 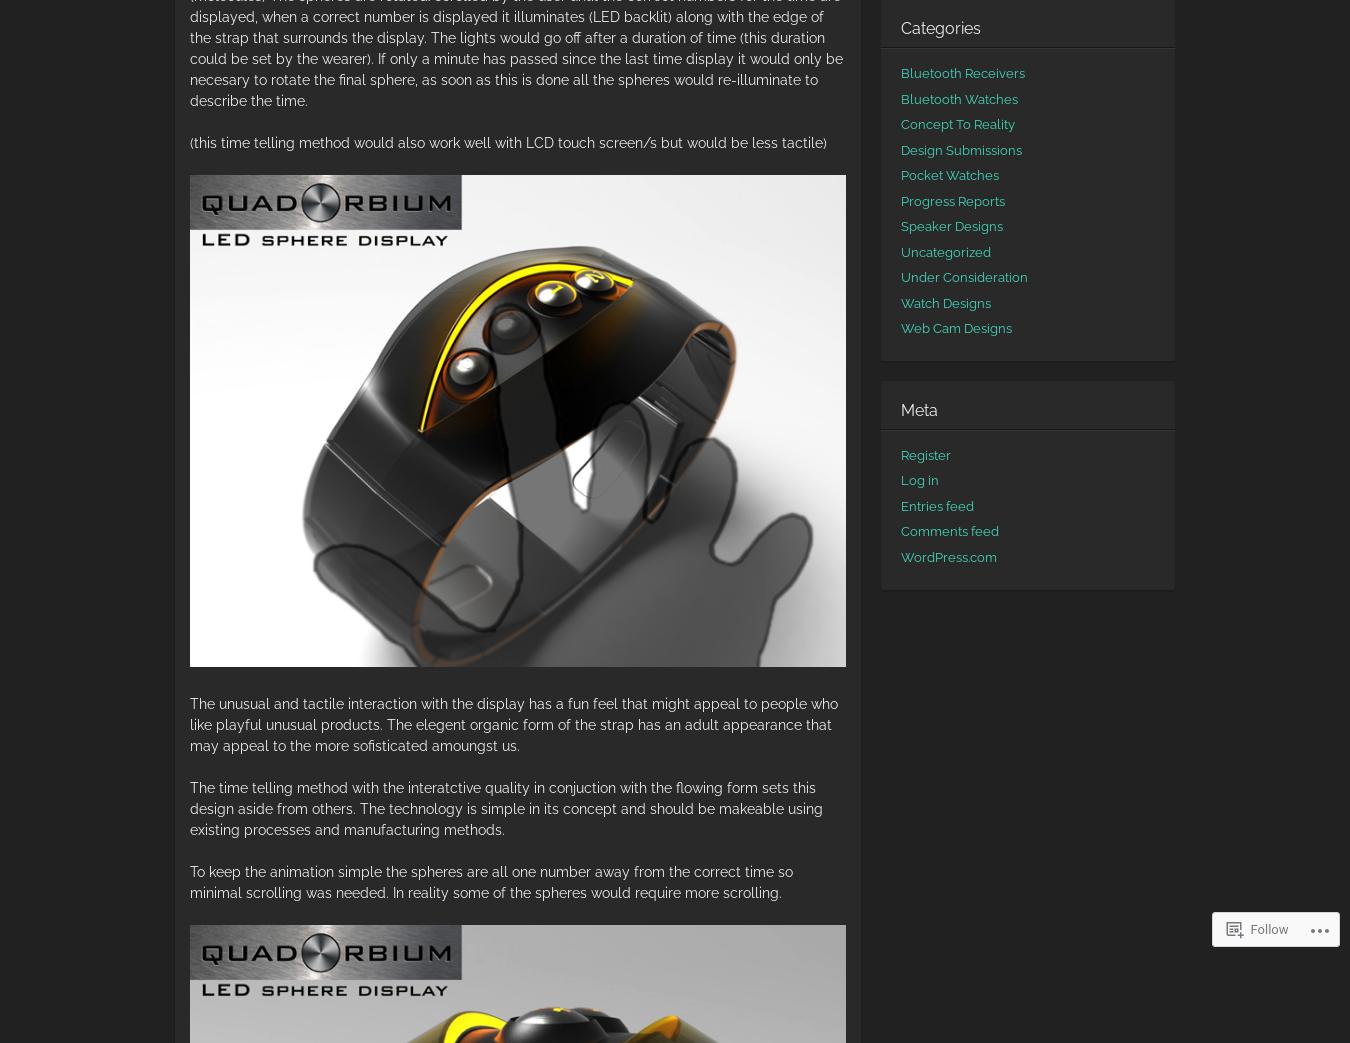 I want to click on 'Entries feed', so click(x=936, y=504).